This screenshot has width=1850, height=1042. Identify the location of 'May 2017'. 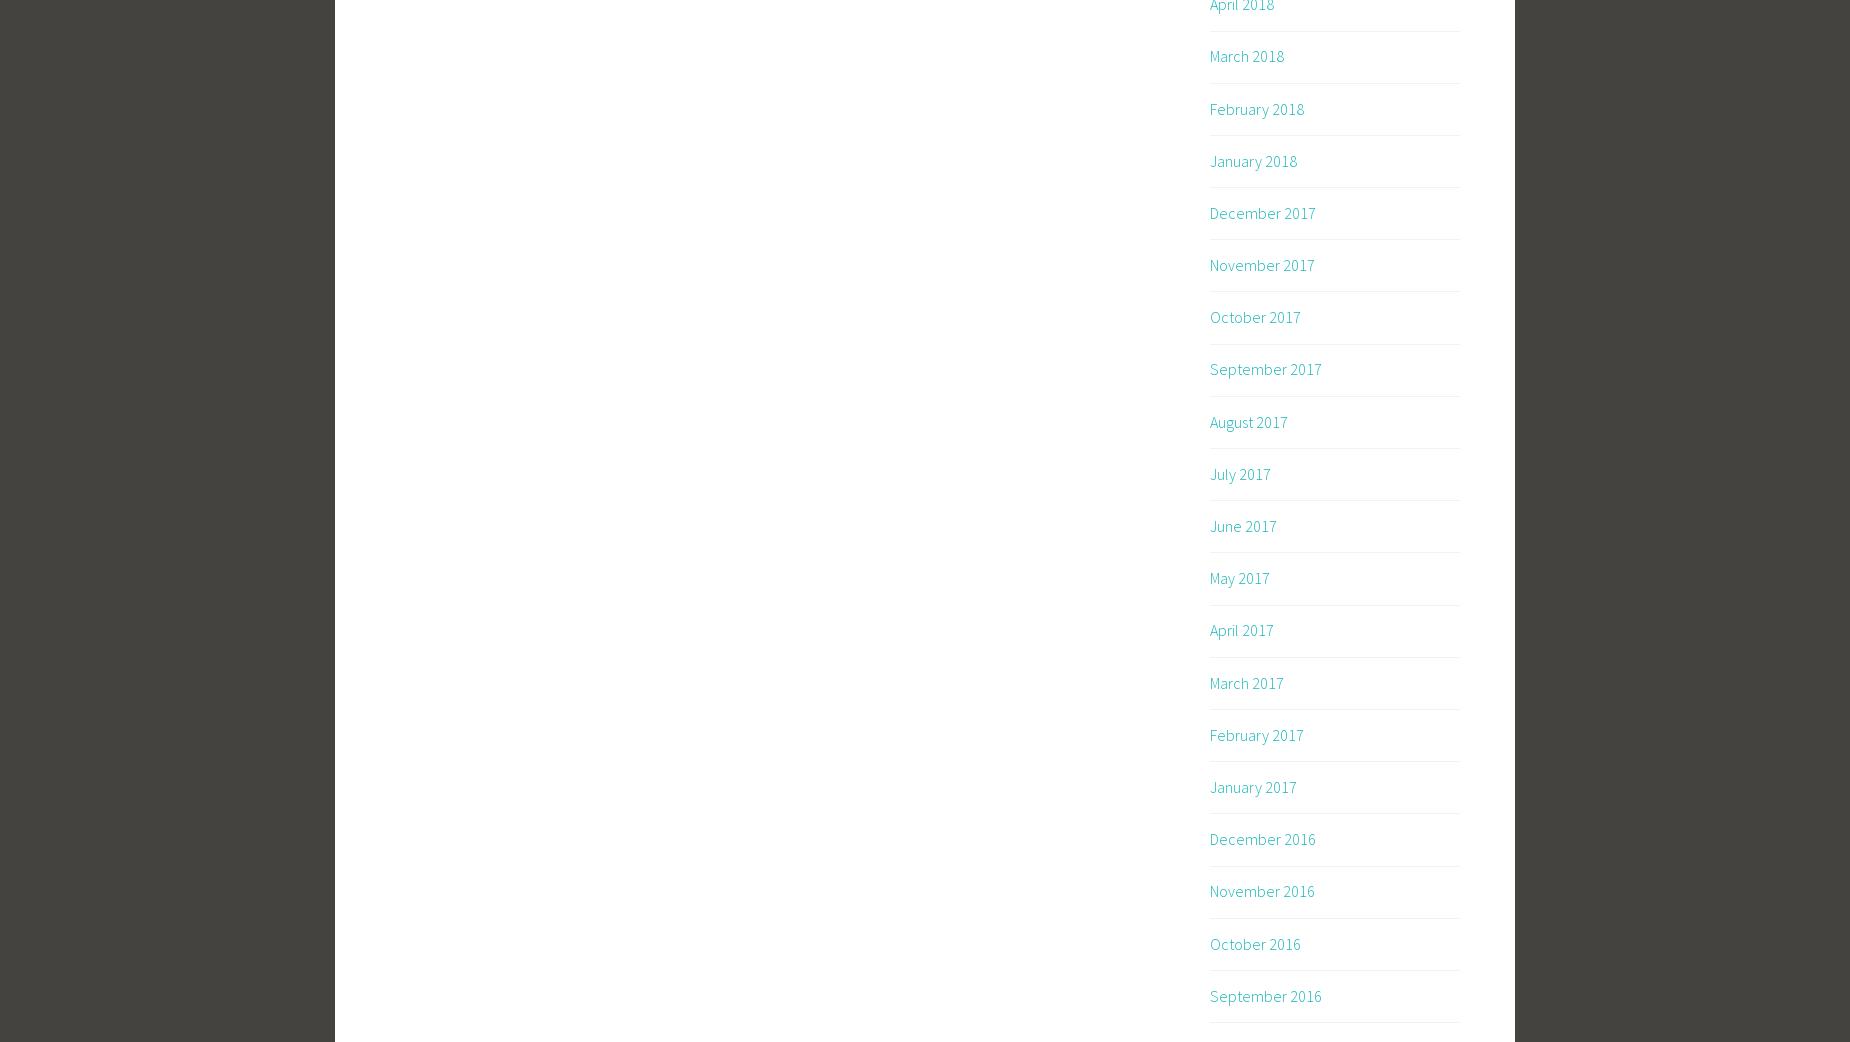
(1239, 576).